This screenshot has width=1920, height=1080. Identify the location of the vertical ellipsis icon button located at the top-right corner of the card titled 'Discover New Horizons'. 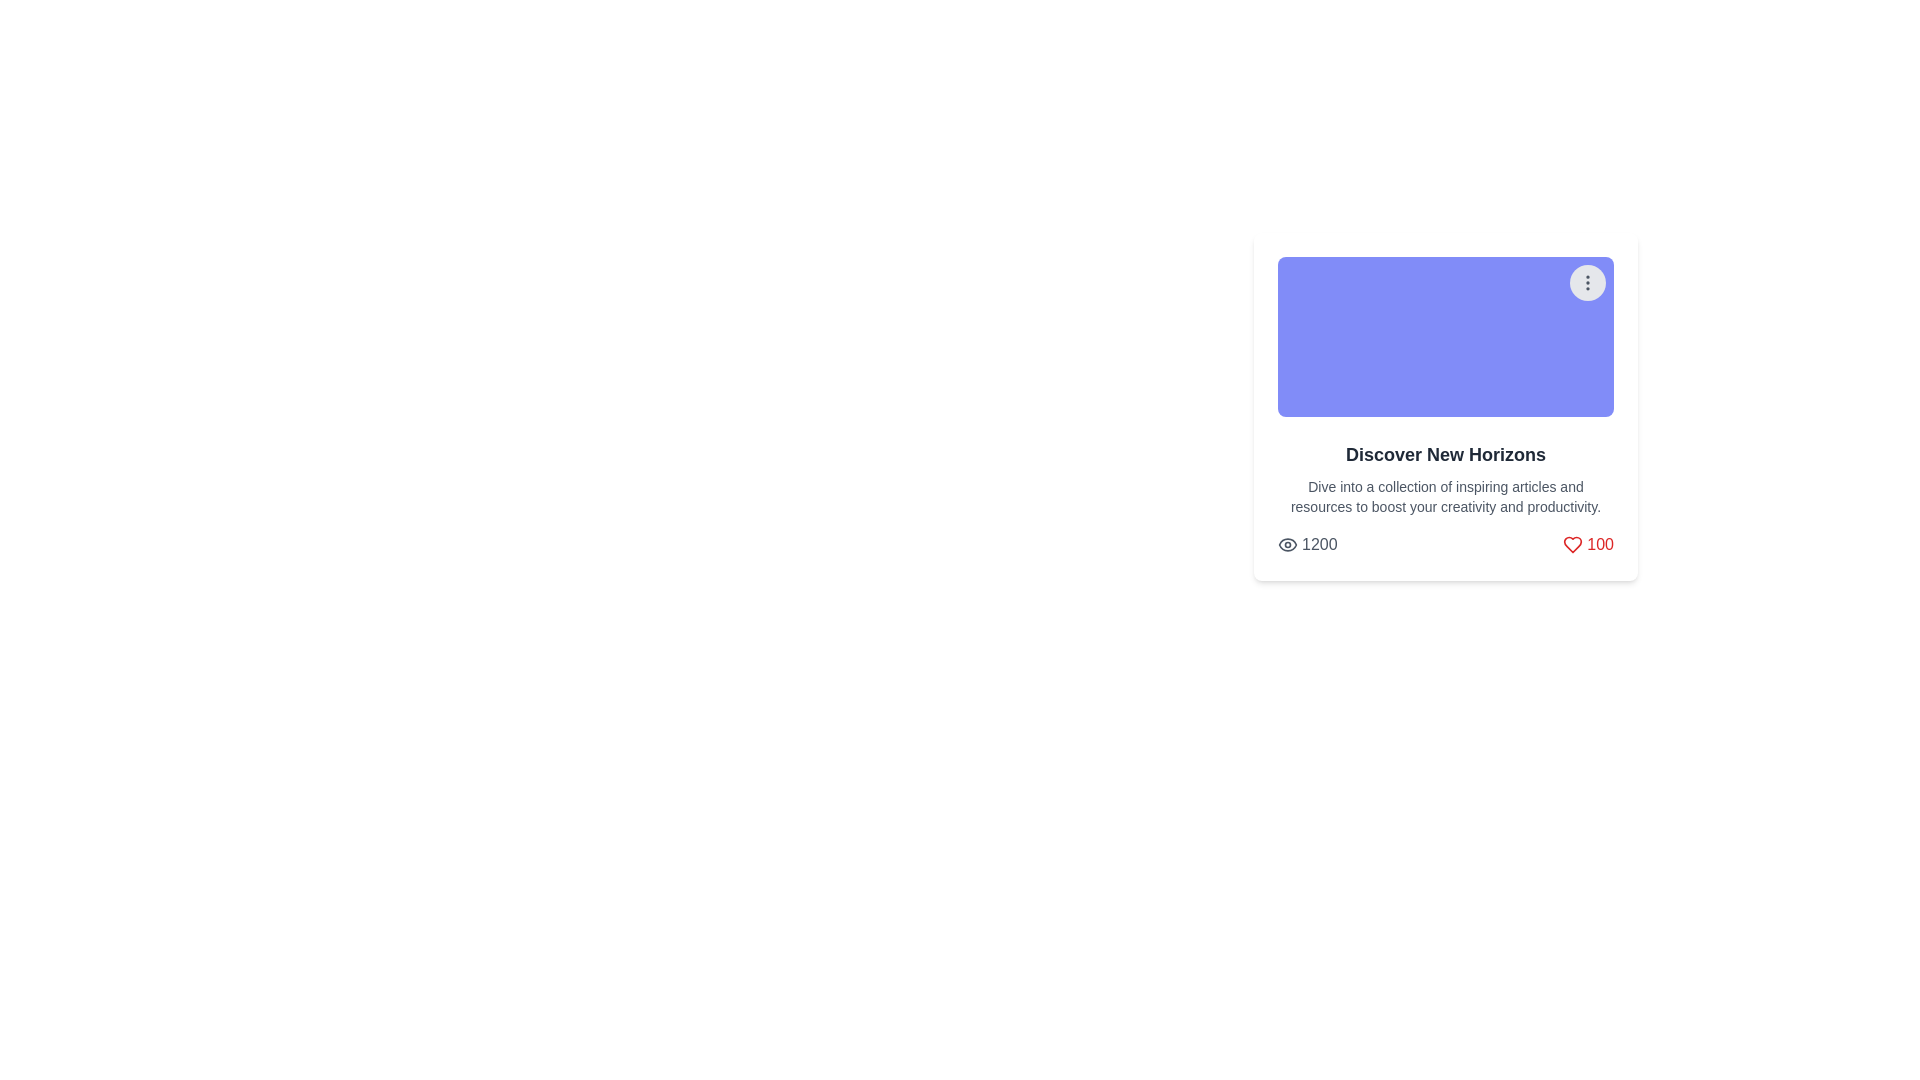
(1587, 282).